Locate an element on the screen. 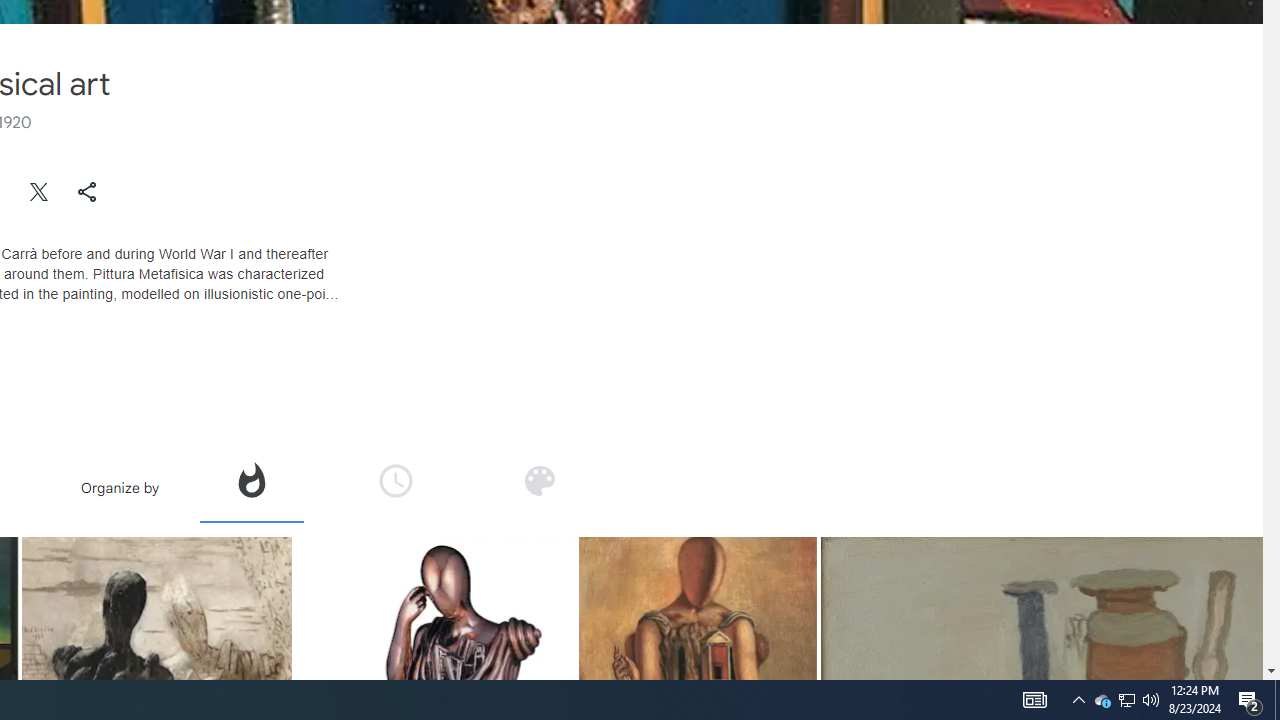  'Organize by popularity' is located at coordinates (250, 487).